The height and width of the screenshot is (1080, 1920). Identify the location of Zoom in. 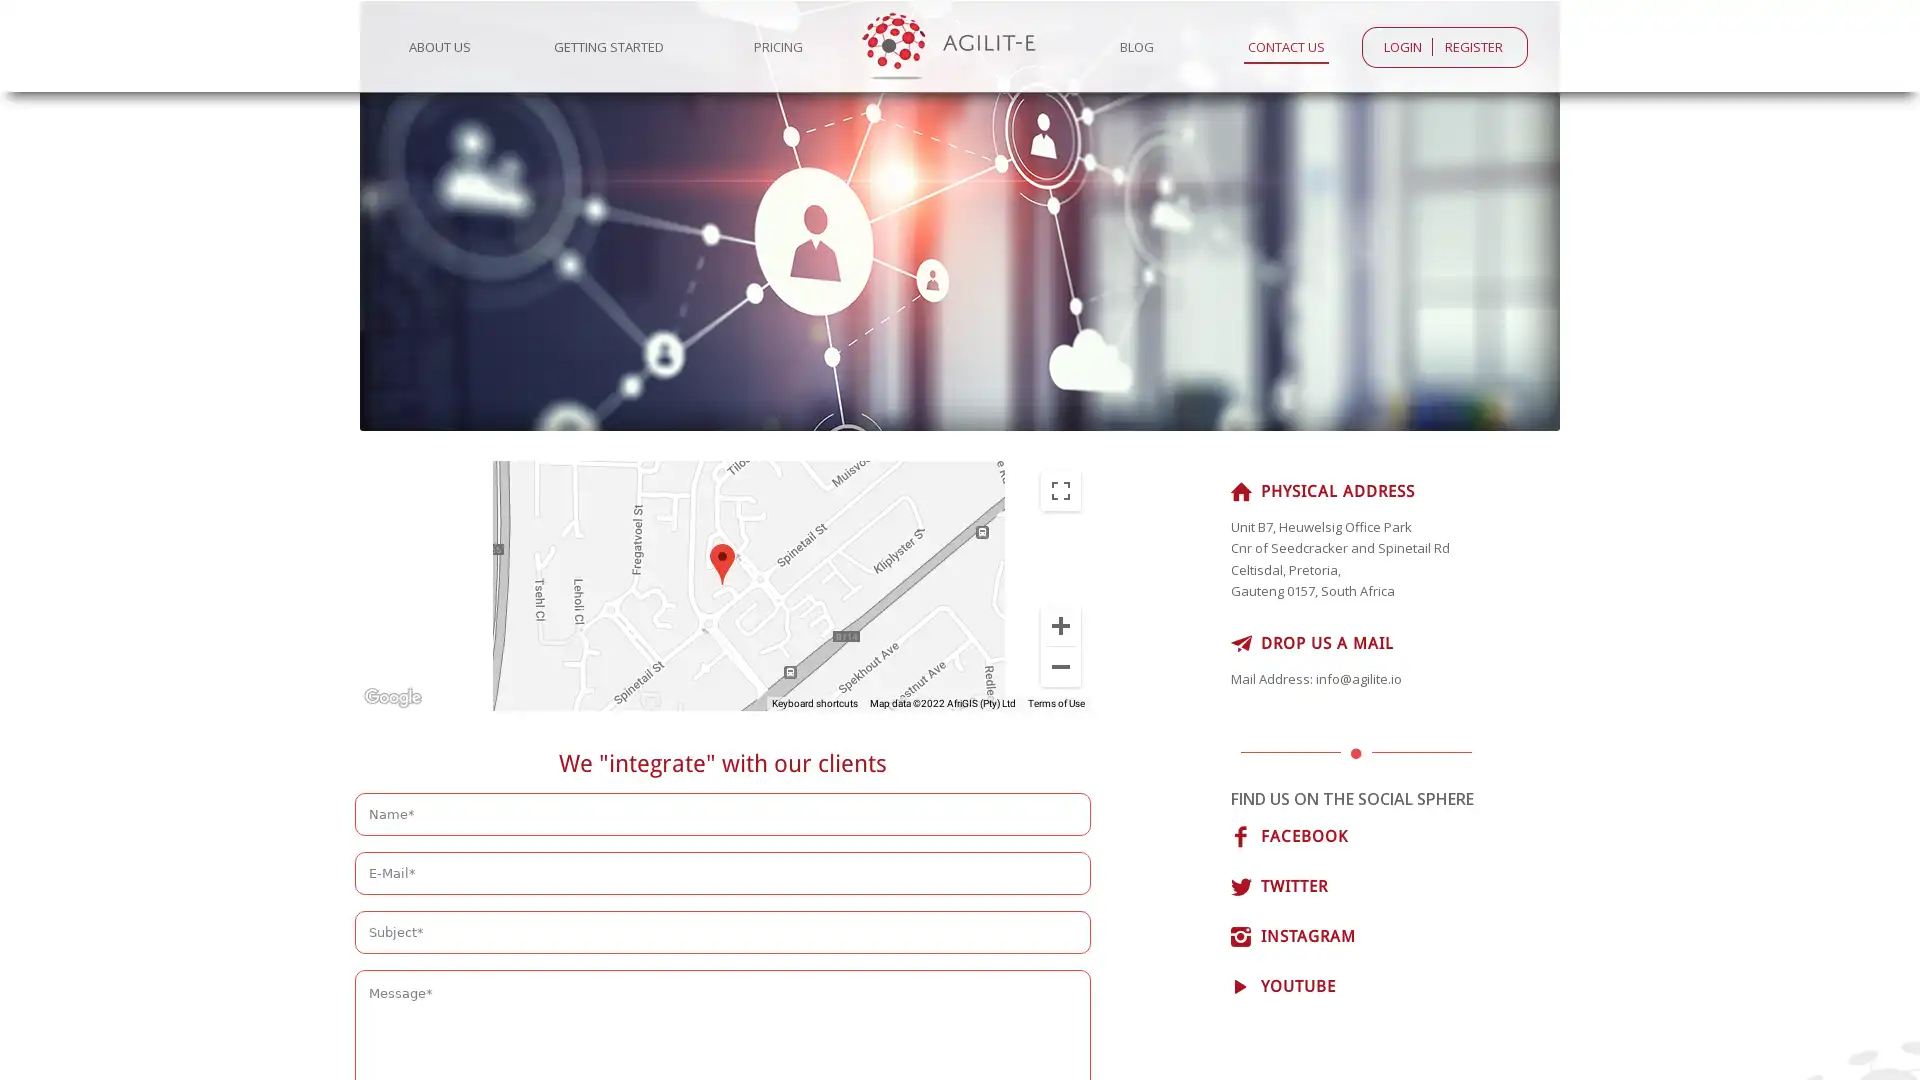
(1059, 624).